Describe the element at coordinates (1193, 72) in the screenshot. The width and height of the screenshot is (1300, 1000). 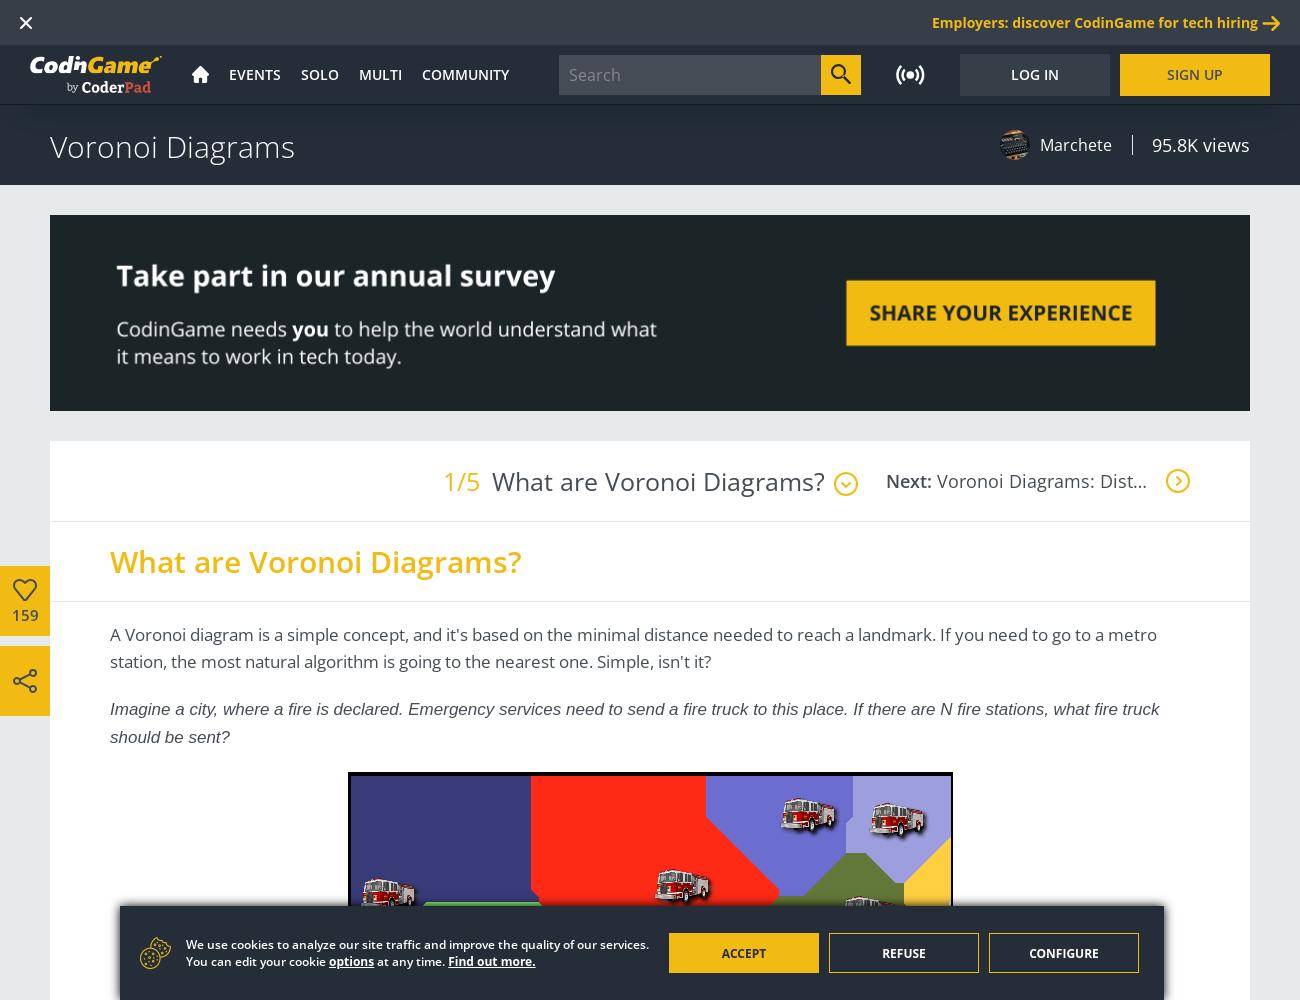
I see `'Sign Up'` at that location.